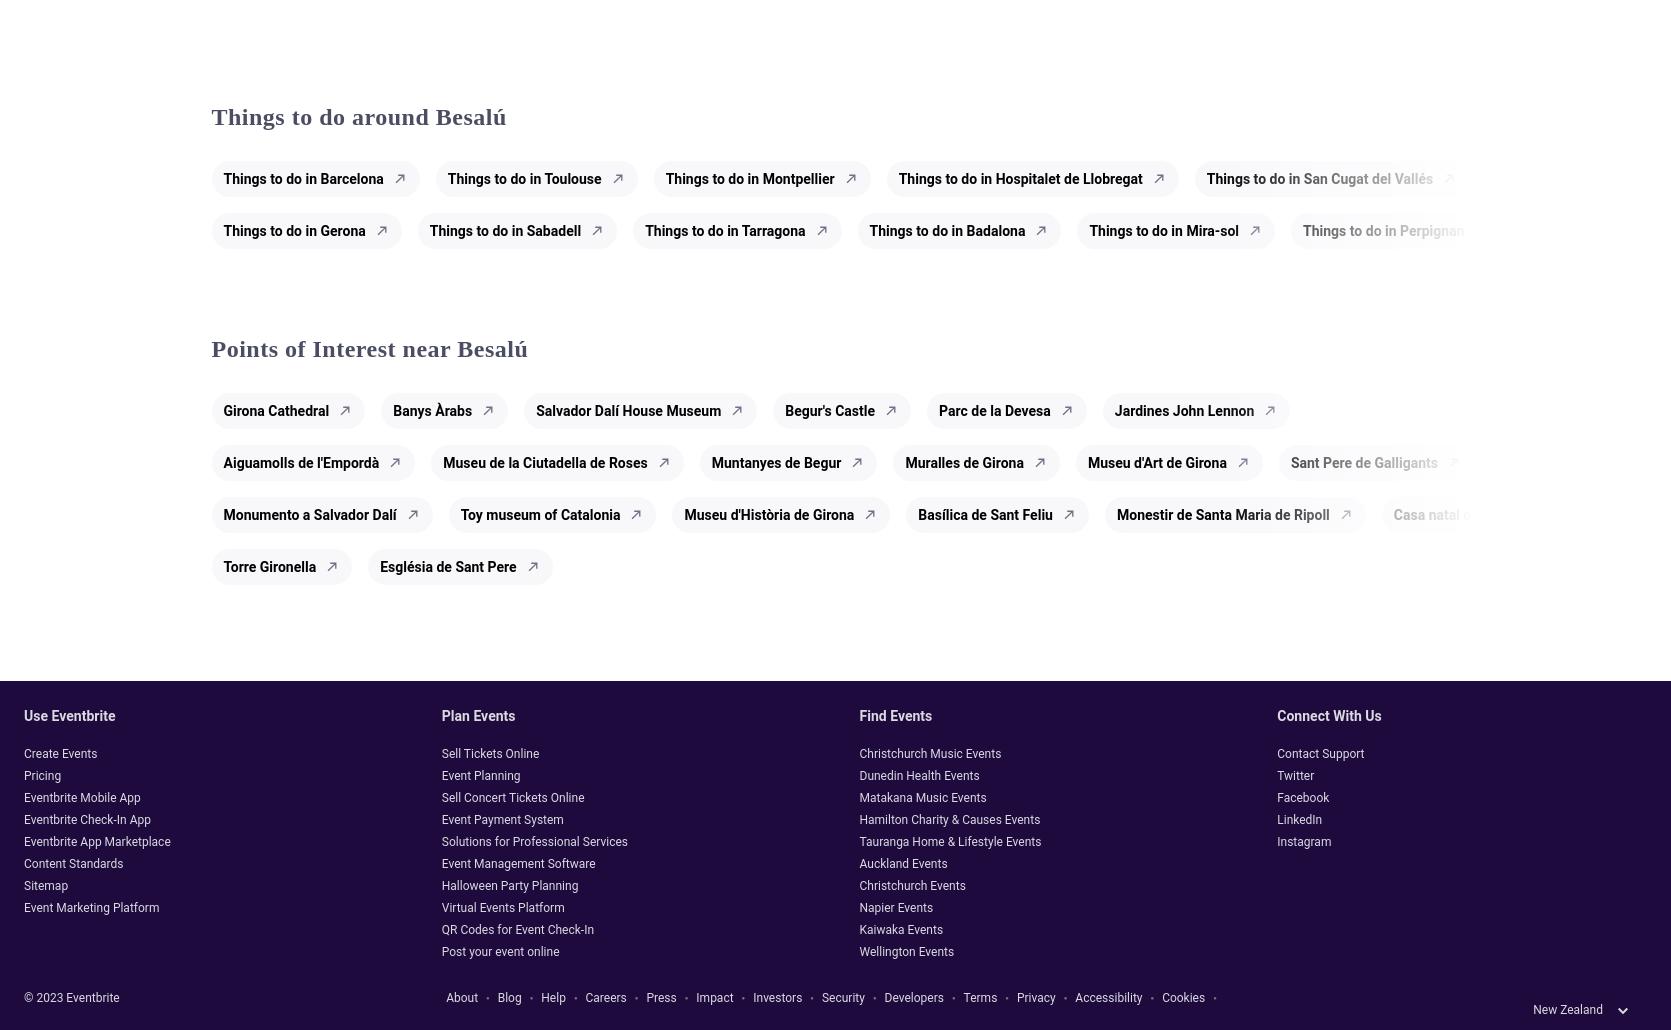 Image resolution: width=1671 pixels, height=1030 pixels. Describe the element at coordinates (511, 796) in the screenshot. I see `'Sell Concert Tickets Online'` at that location.